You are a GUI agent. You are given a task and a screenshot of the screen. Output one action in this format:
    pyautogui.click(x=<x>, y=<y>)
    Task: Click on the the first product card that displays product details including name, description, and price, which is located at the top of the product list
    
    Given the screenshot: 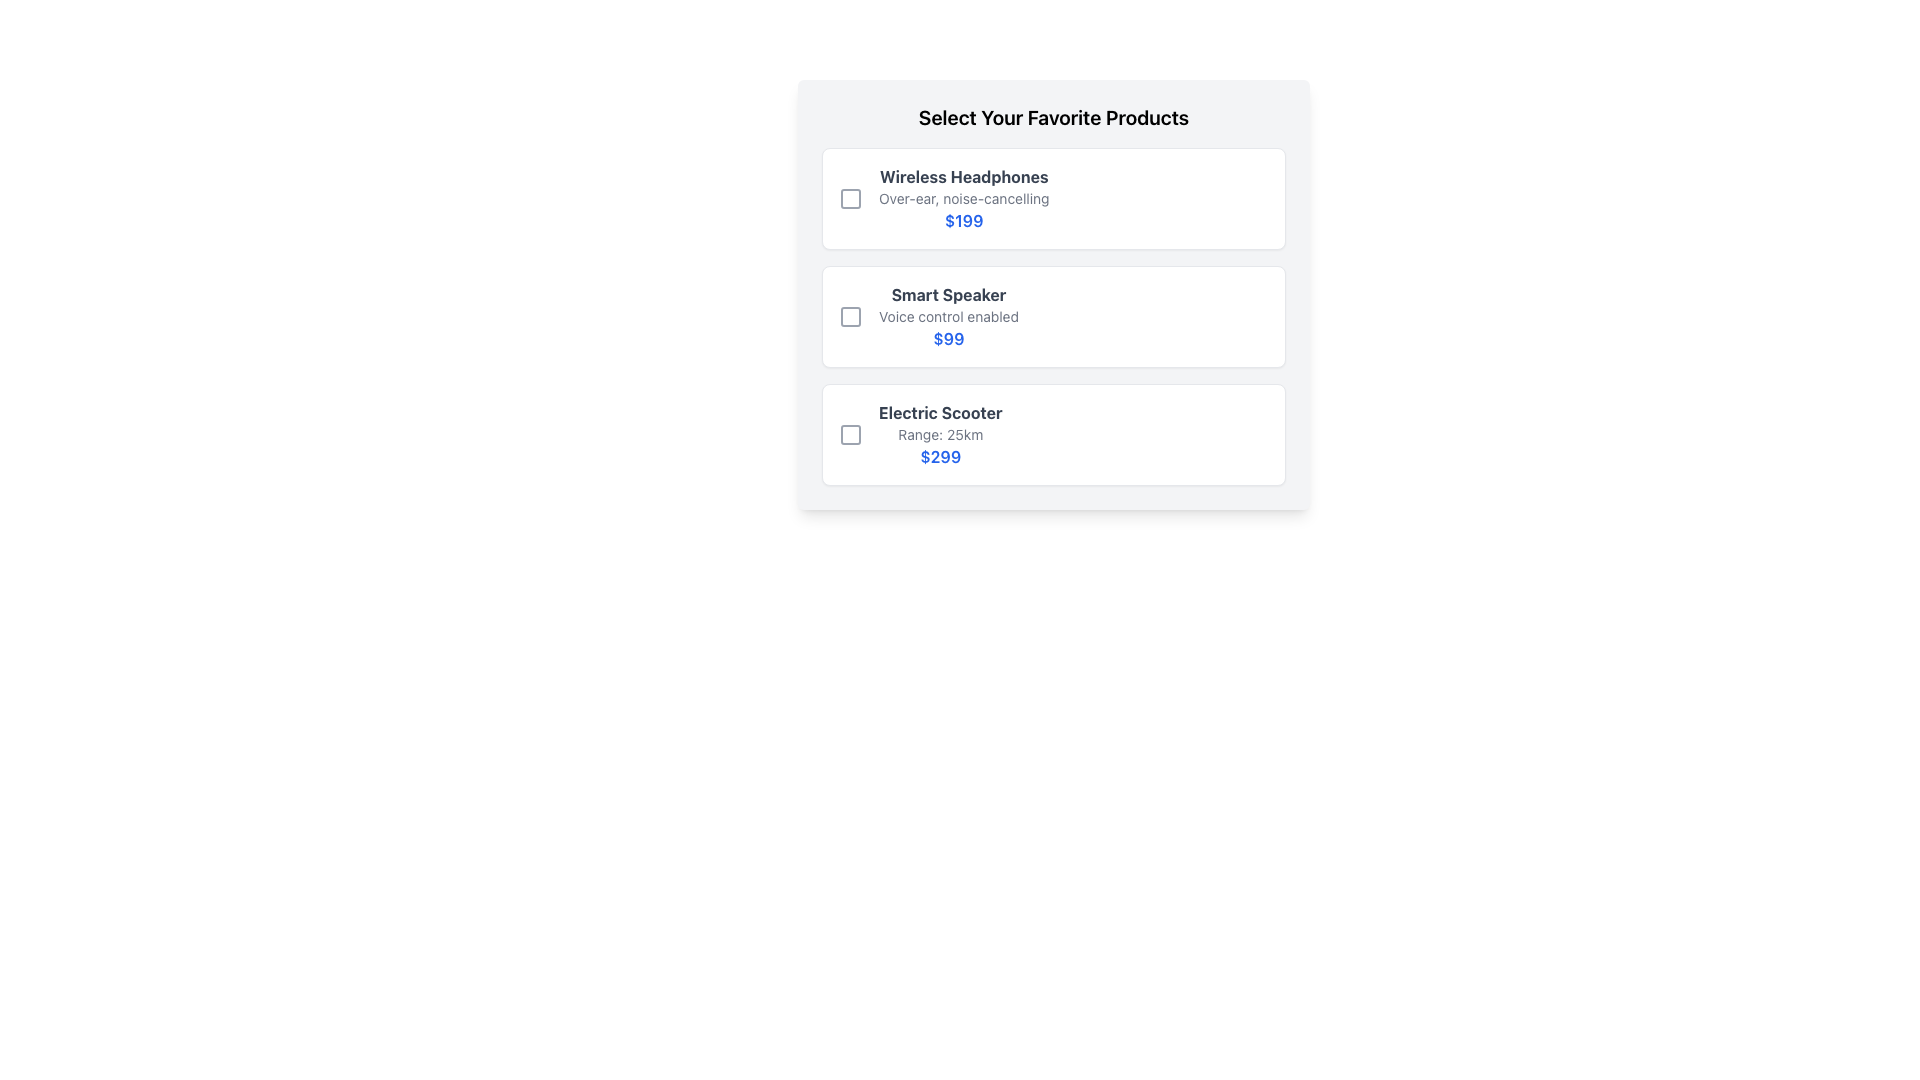 What is the action you would take?
    pyautogui.click(x=1053, y=199)
    